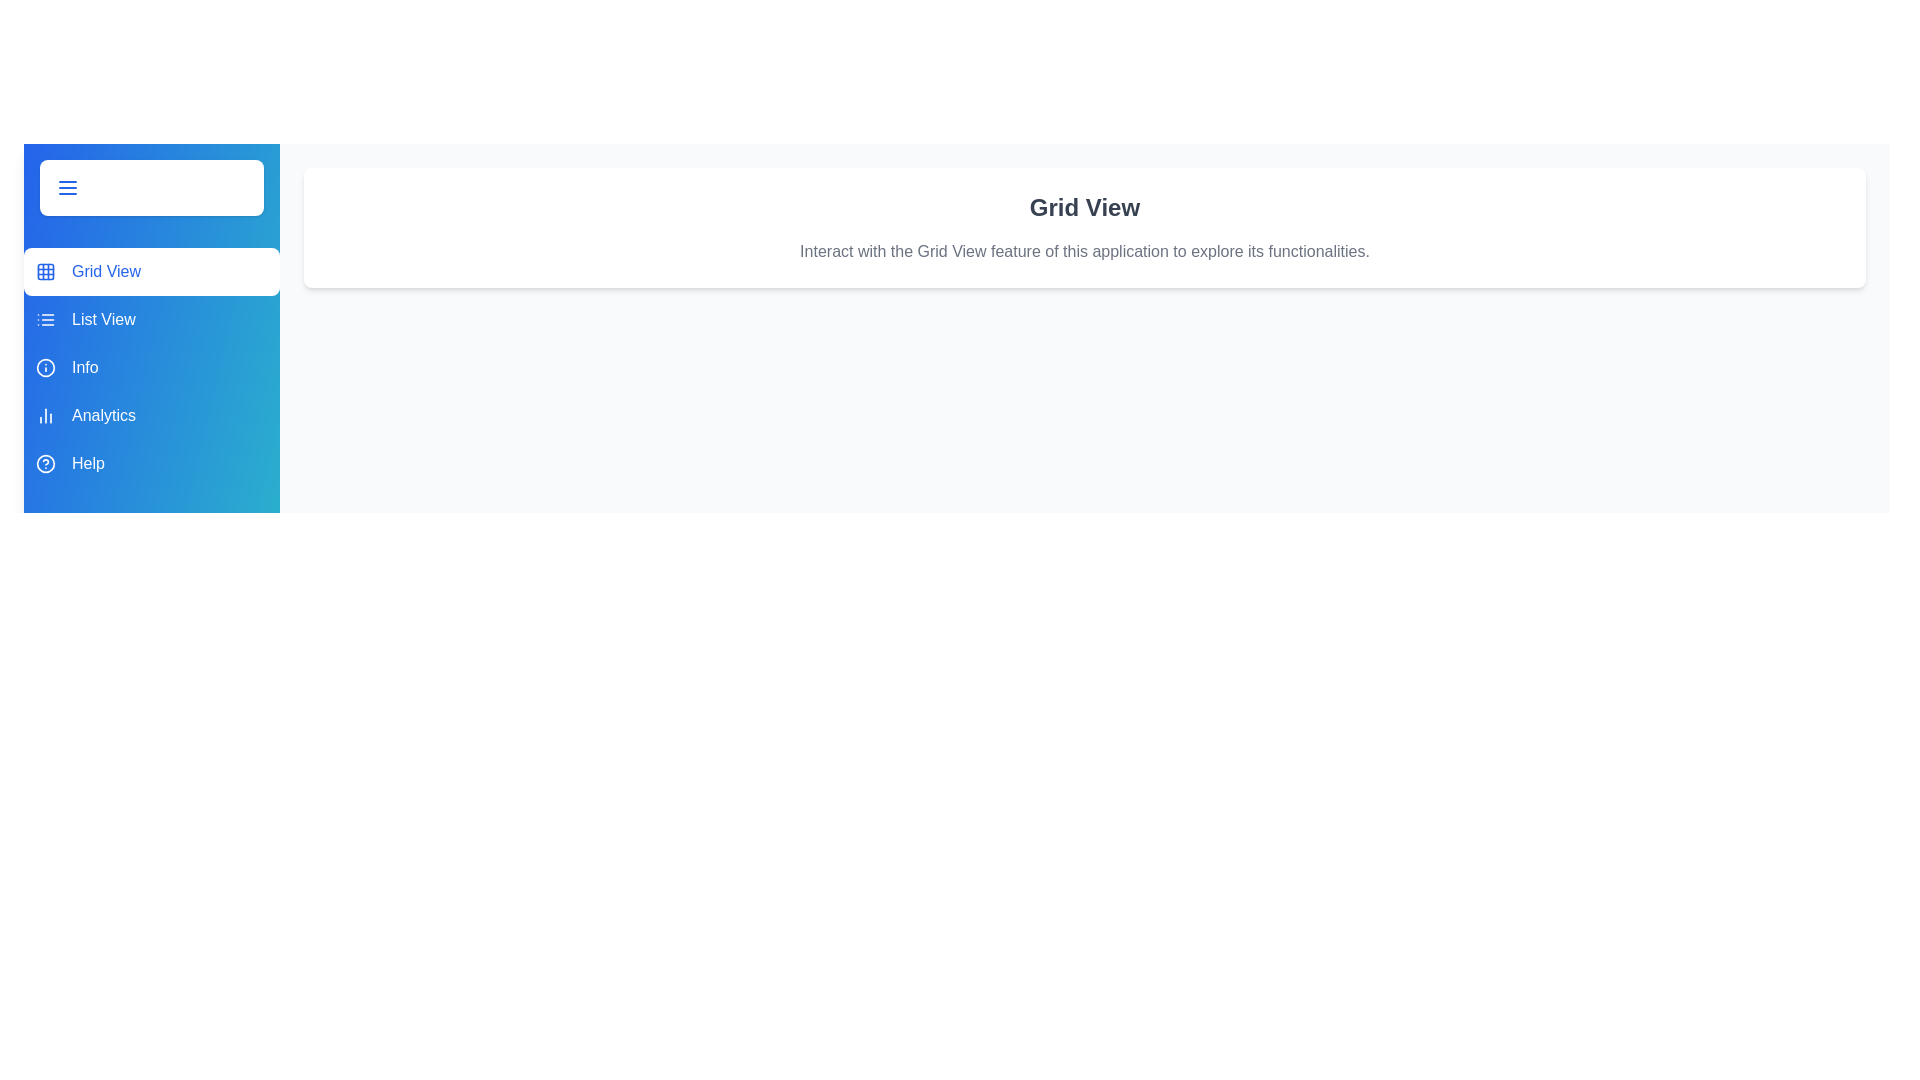 This screenshot has width=1920, height=1080. Describe the element at coordinates (151, 415) in the screenshot. I see `the feature Analytics from the sidebar menu` at that location.